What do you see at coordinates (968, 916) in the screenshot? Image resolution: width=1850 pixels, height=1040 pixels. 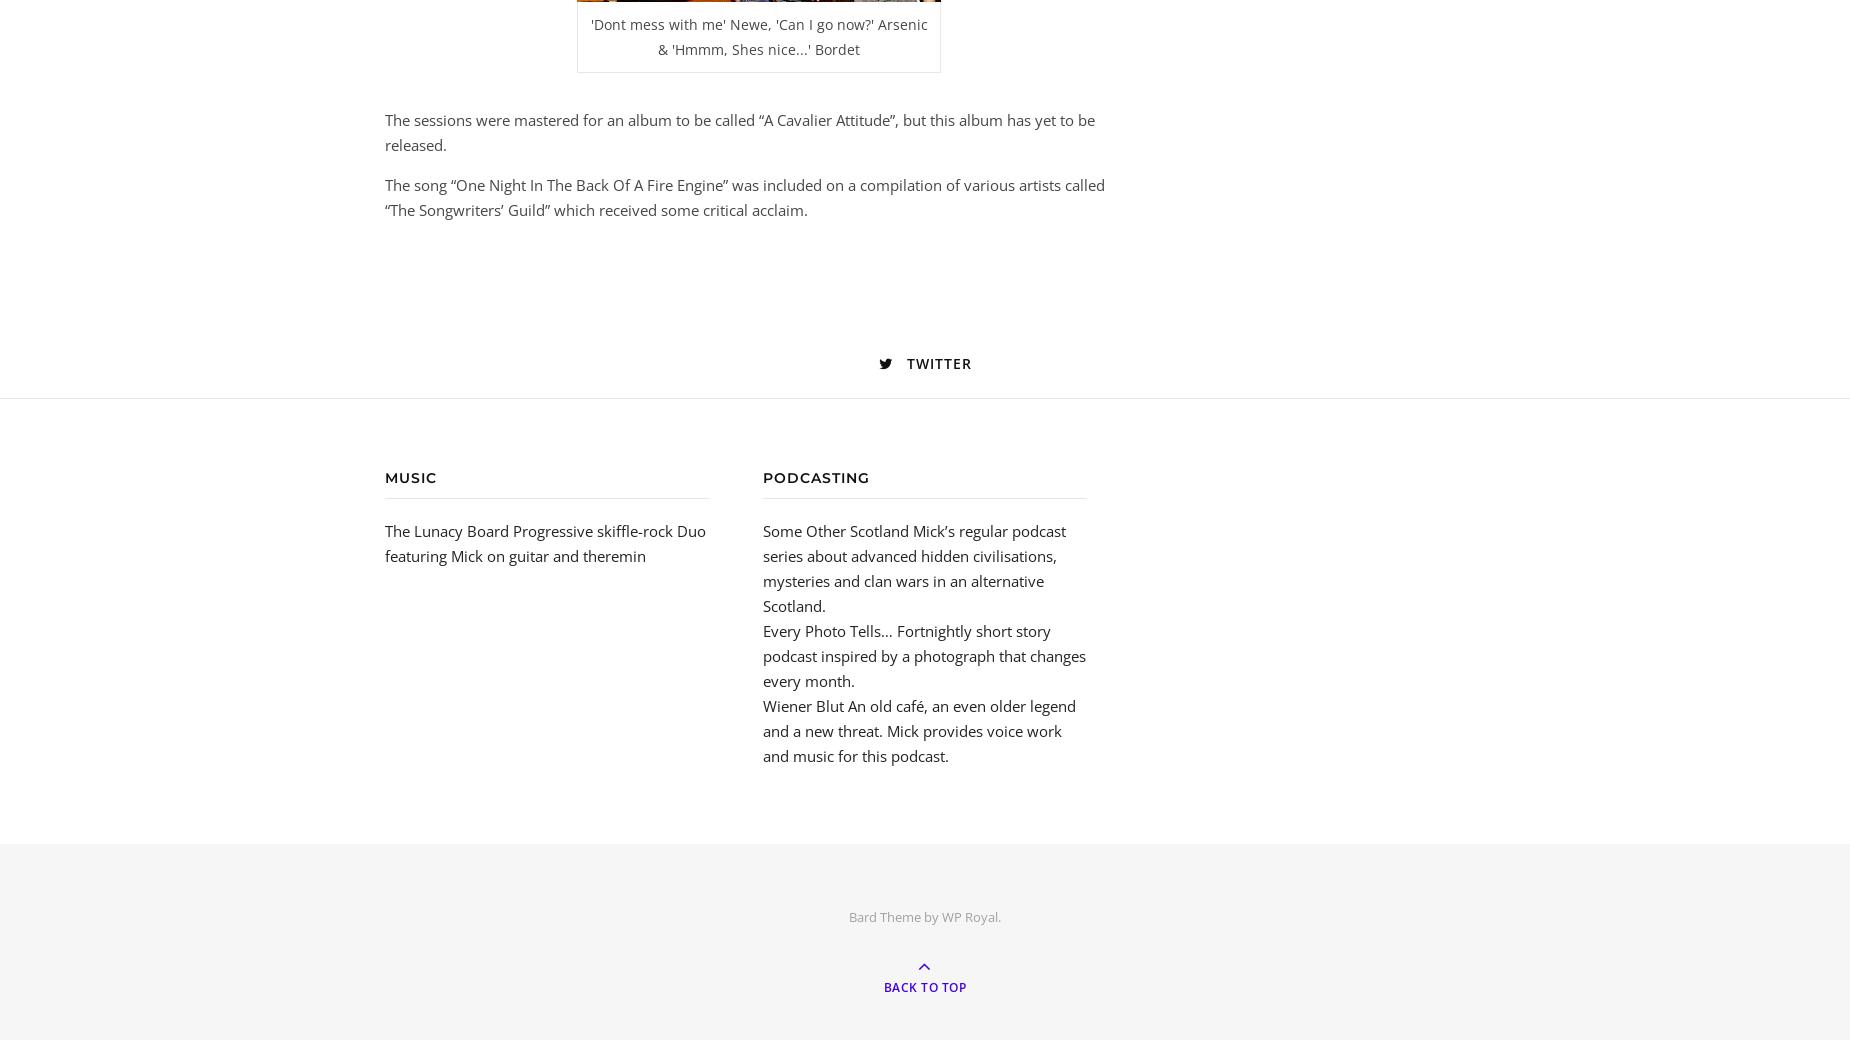 I see `'WP Royal'` at bounding box center [968, 916].